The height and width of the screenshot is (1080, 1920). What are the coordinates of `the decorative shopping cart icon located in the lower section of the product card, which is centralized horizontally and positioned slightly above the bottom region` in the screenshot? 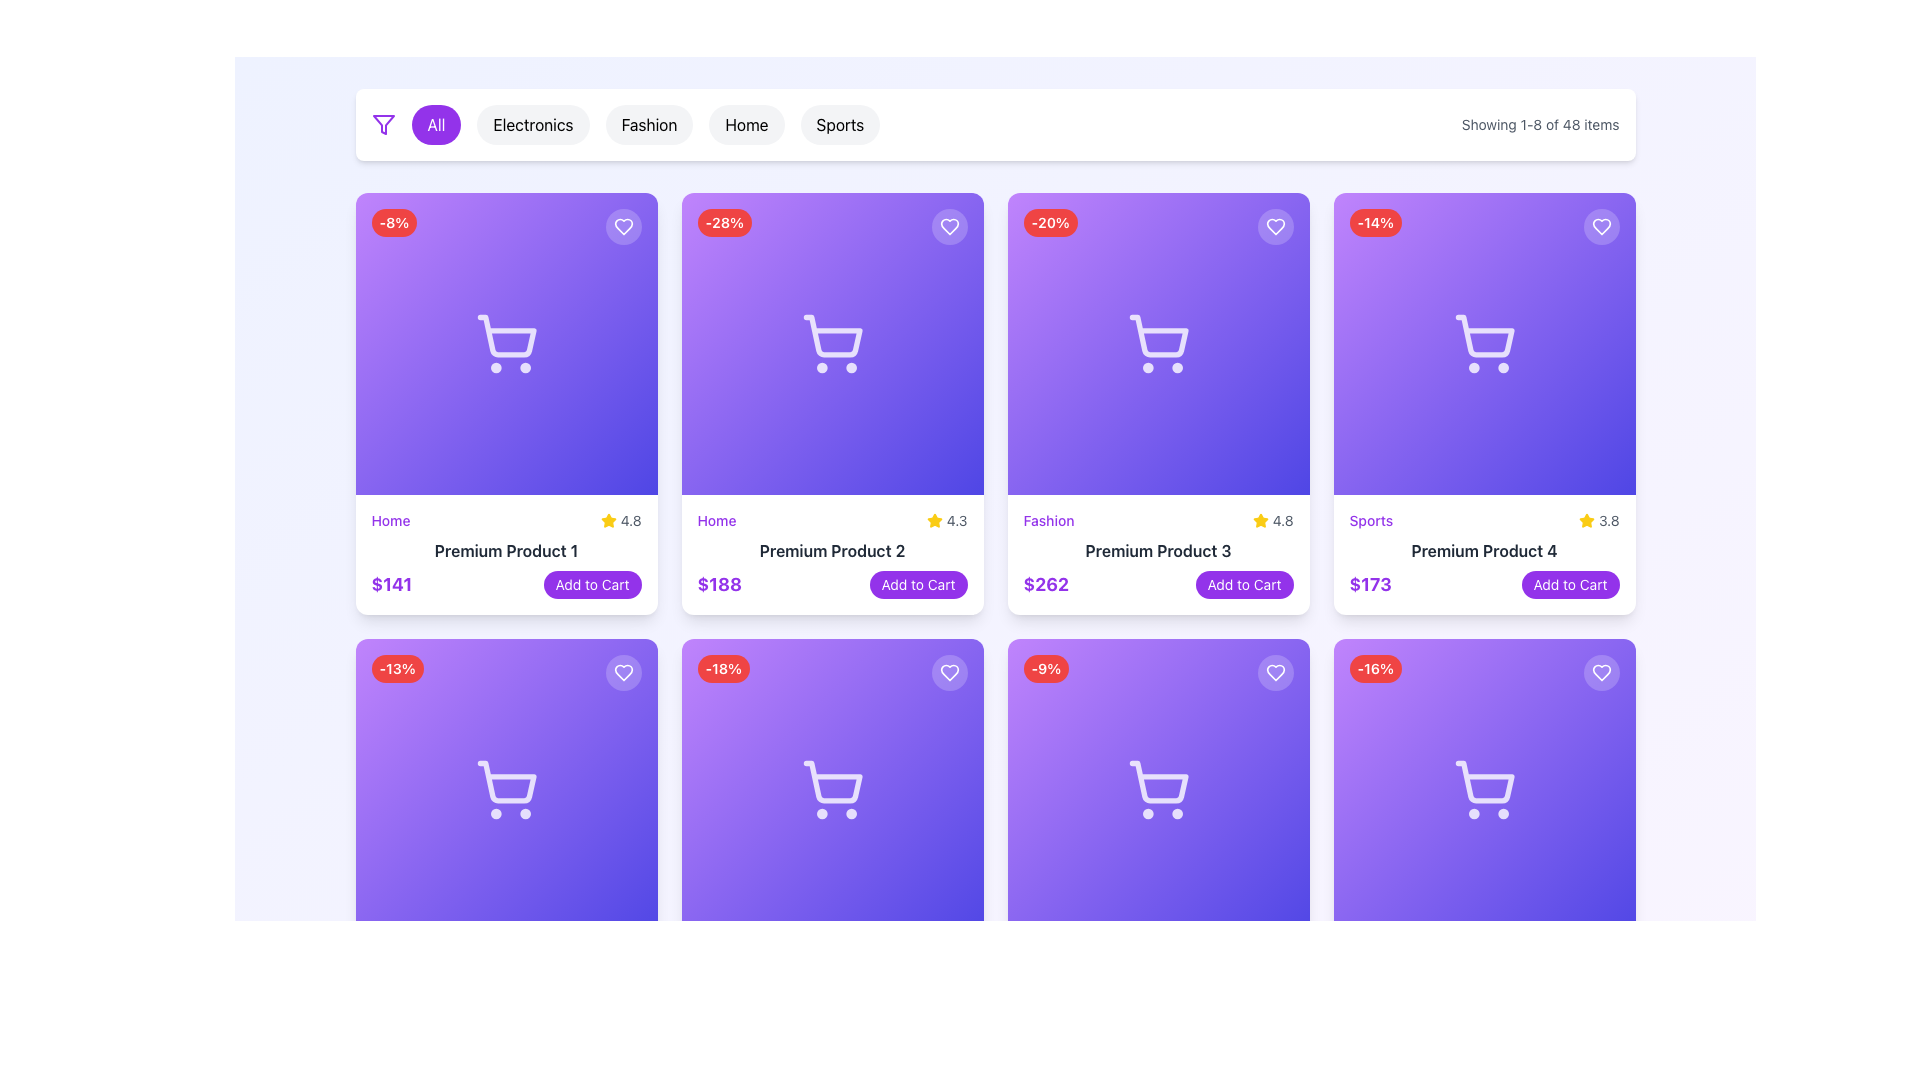 It's located at (1158, 781).